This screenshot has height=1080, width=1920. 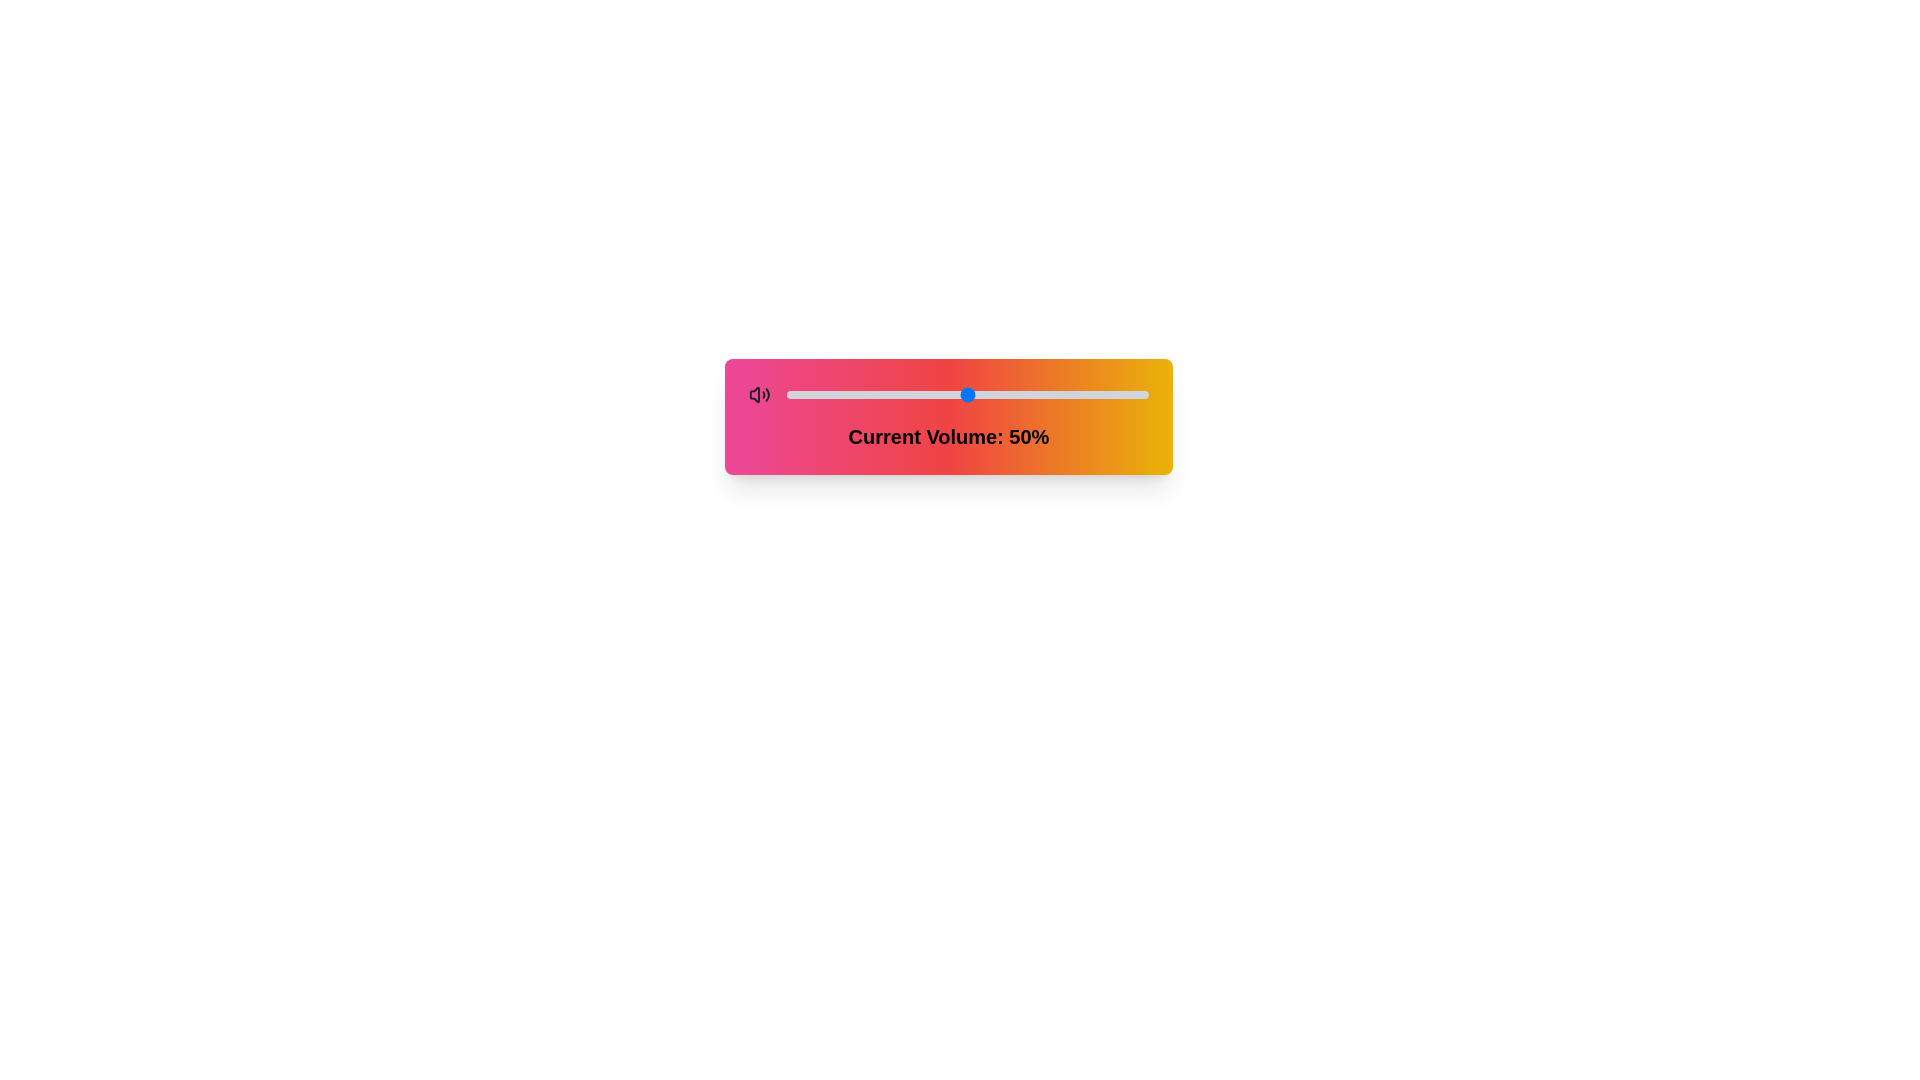 What do you see at coordinates (1075, 394) in the screenshot?
I see `the volume slider to set the volume to 80%` at bounding box center [1075, 394].